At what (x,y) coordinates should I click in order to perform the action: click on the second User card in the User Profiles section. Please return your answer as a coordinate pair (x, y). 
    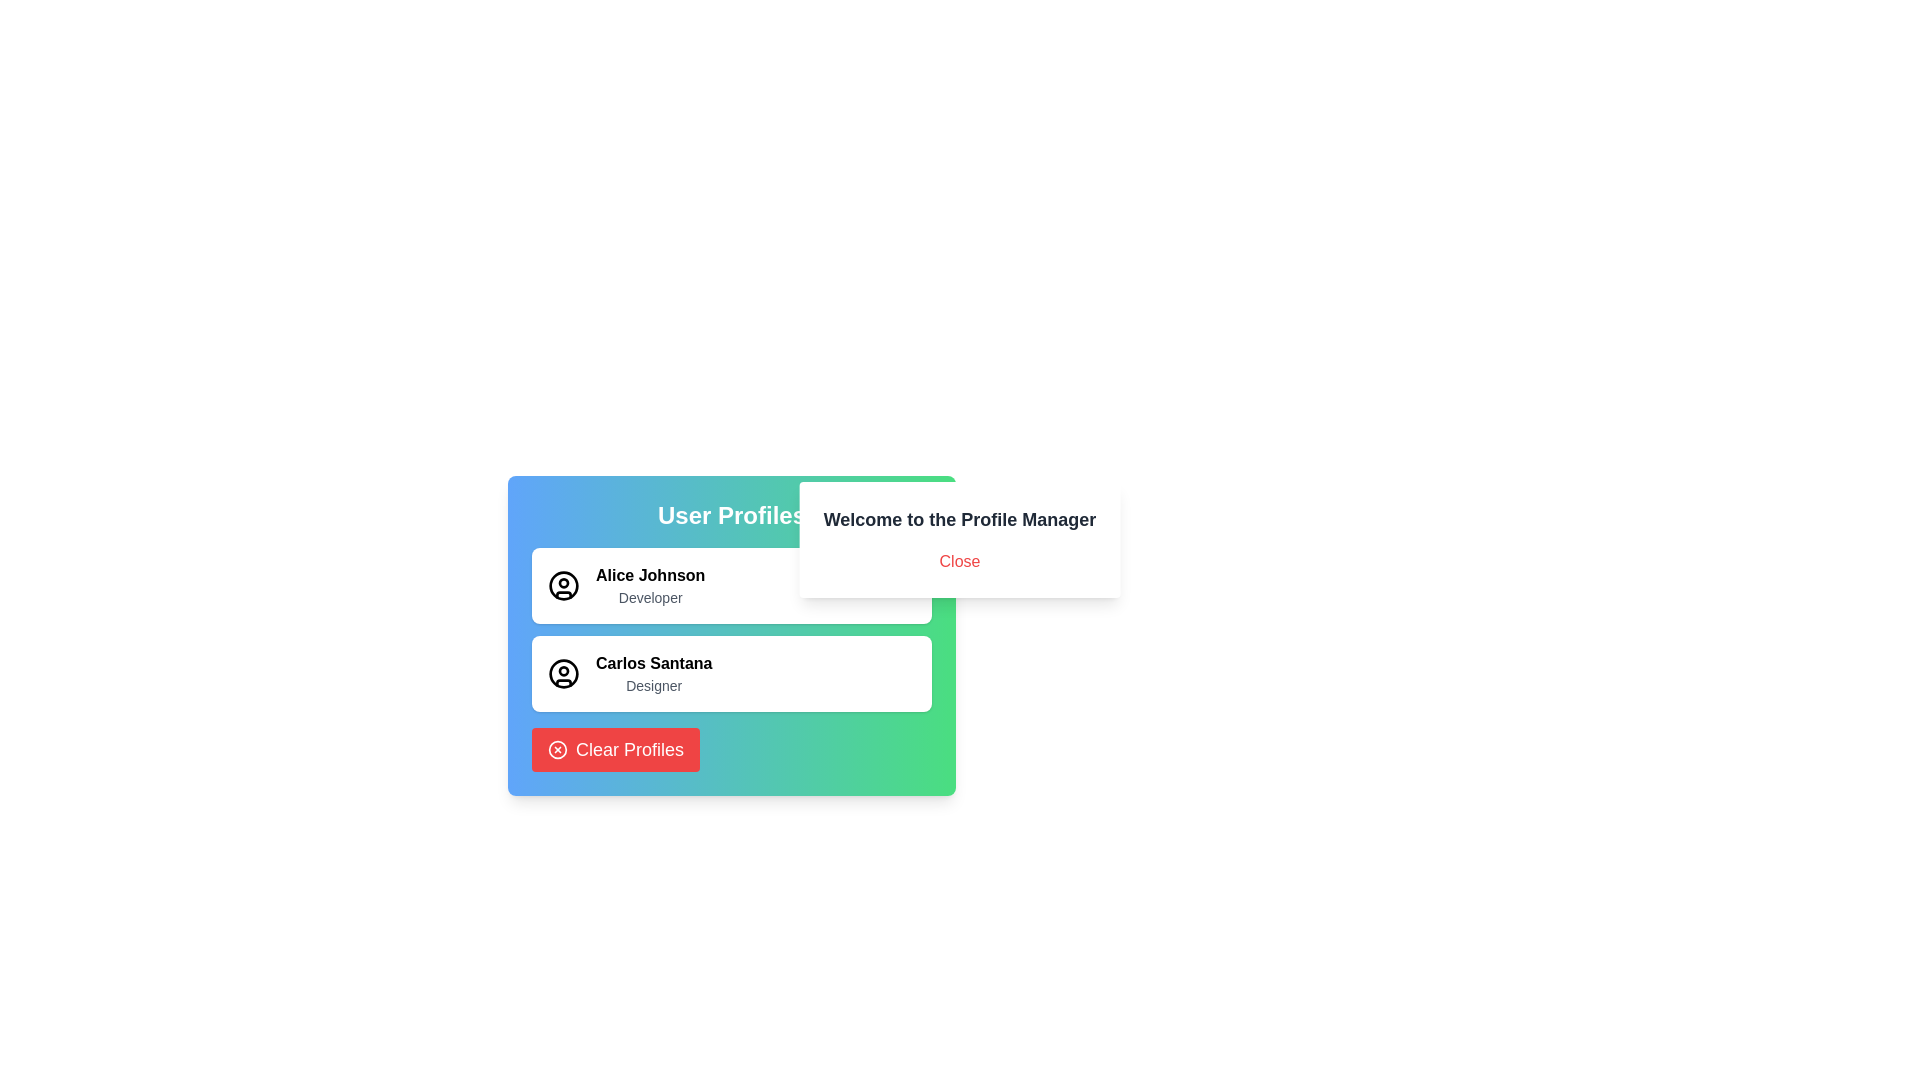
    Looking at the image, I should click on (730, 636).